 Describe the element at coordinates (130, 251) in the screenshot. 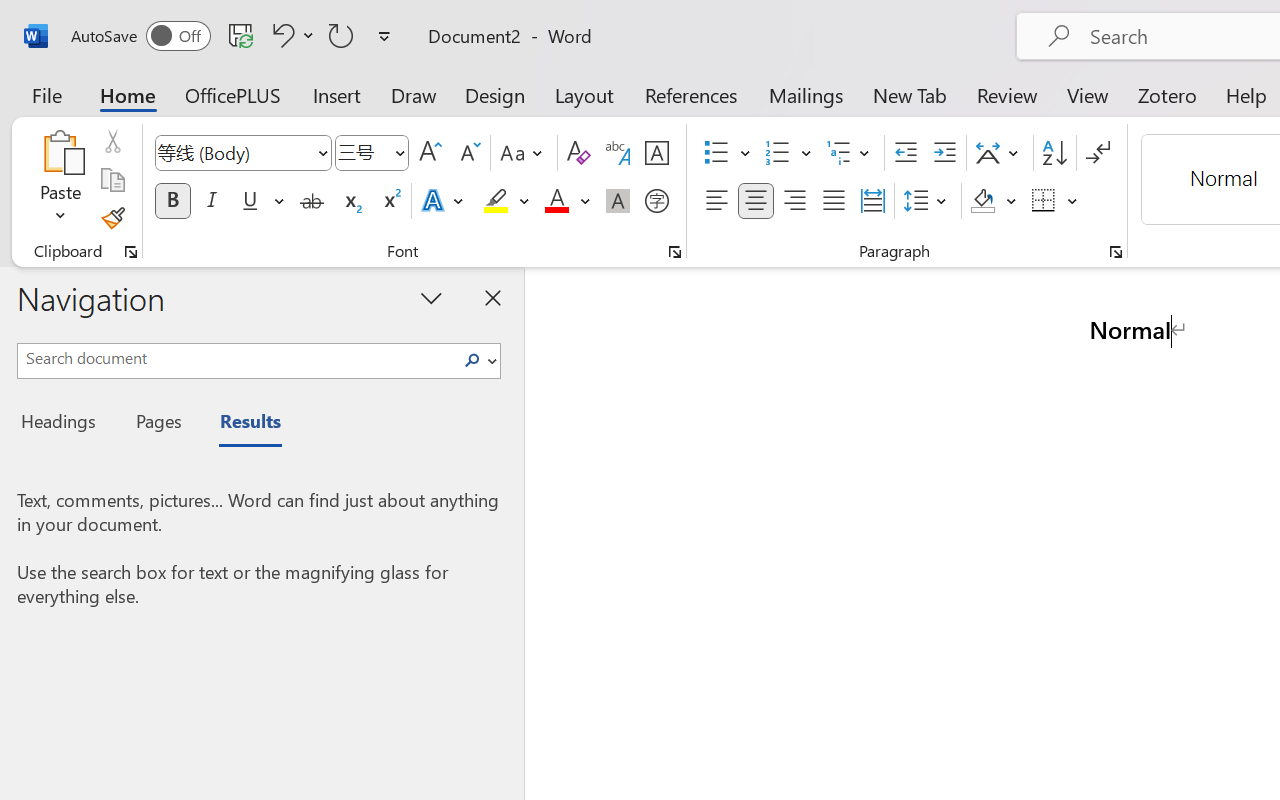

I see `'Office Clipboard...'` at that location.